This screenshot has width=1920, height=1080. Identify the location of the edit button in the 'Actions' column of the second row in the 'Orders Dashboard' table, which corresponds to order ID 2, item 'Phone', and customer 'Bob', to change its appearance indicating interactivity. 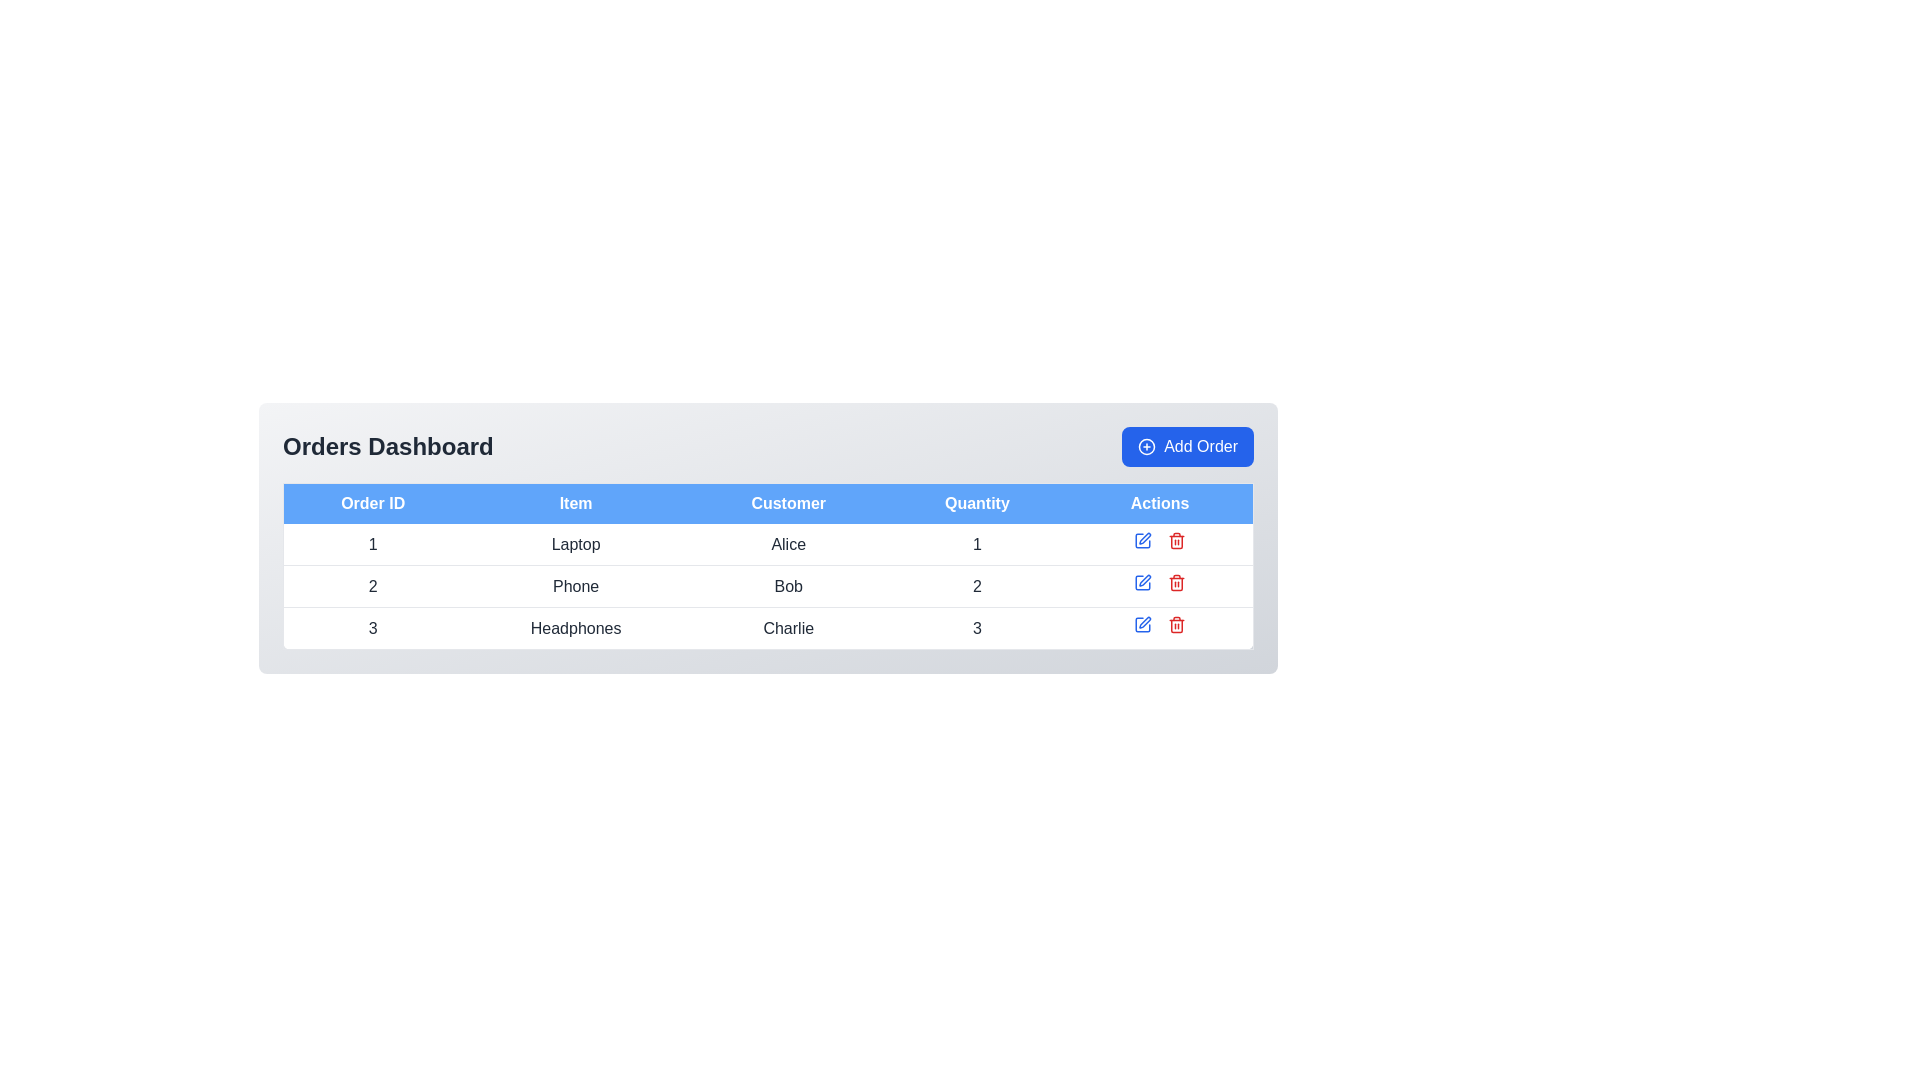
(1143, 582).